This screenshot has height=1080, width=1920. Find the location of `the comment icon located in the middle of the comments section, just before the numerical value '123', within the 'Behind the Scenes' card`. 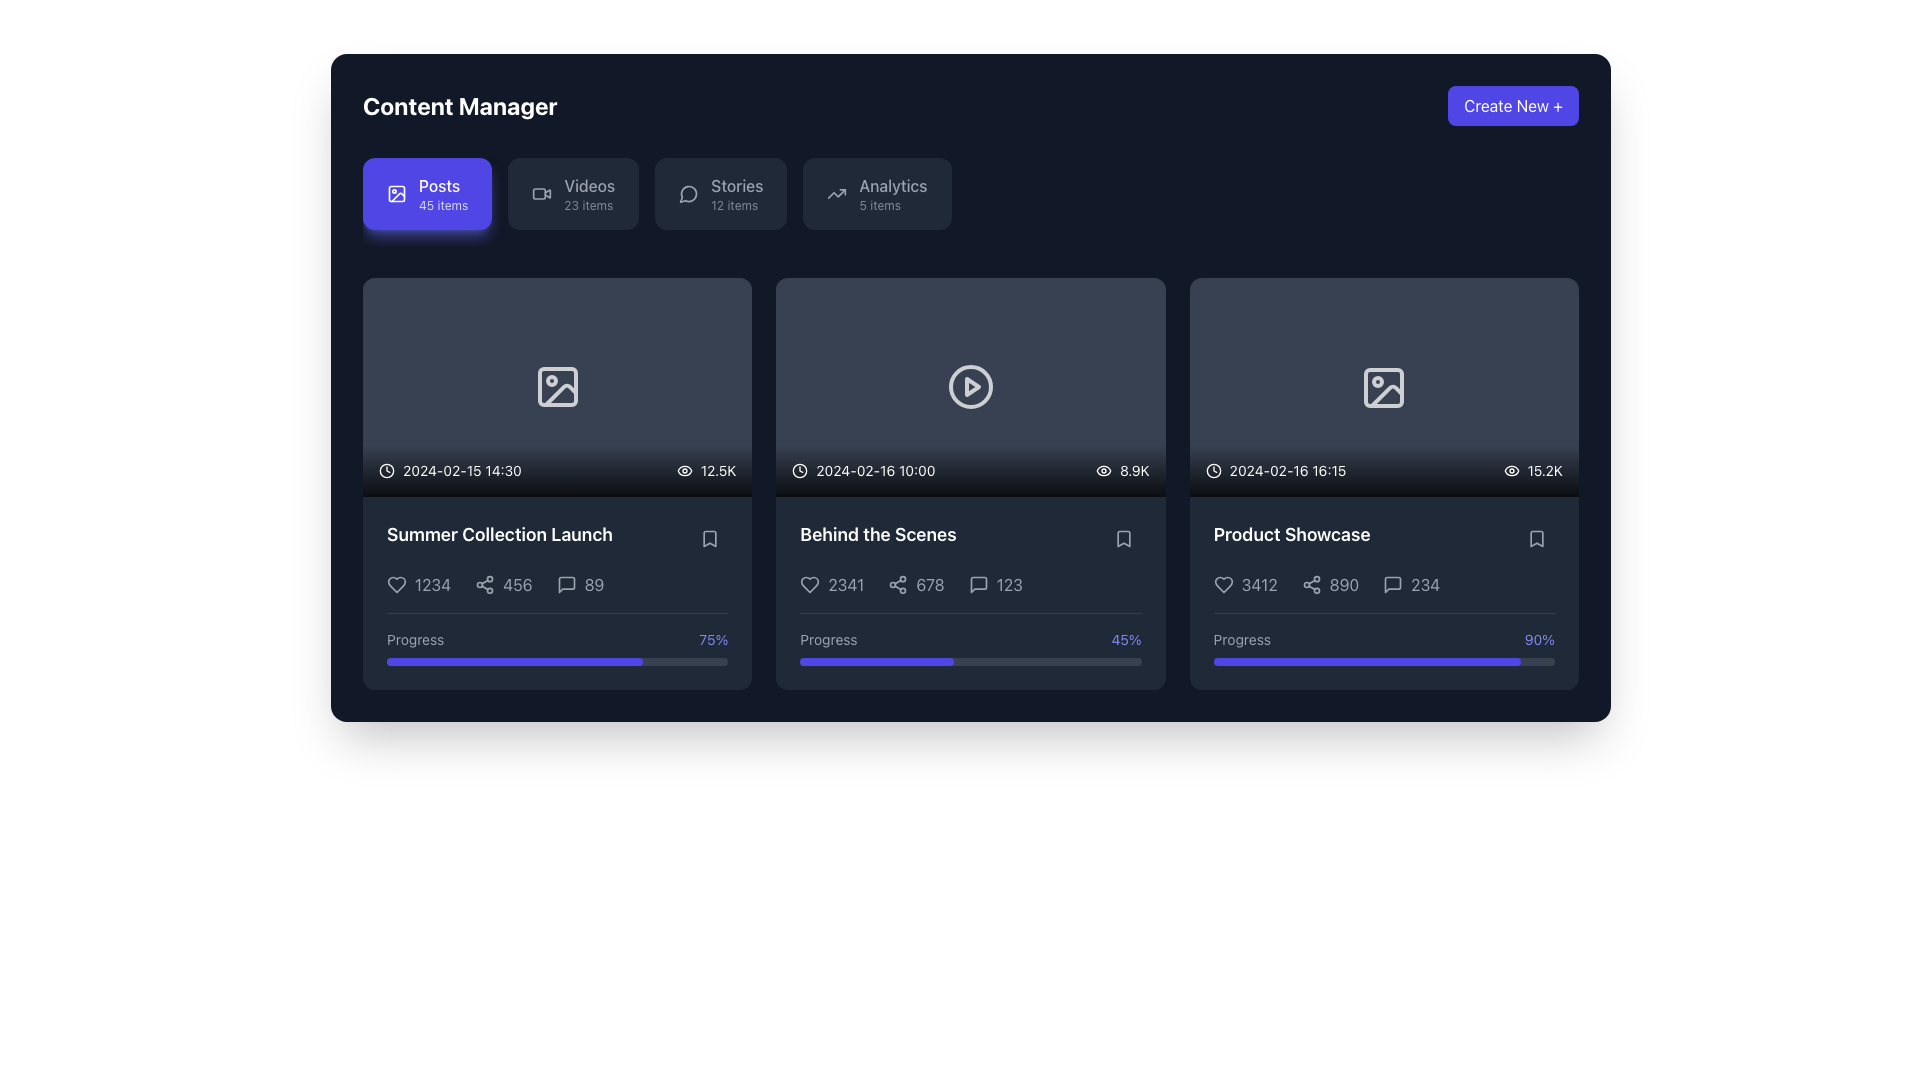

the comment icon located in the middle of the comments section, just before the numerical value '123', within the 'Behind the Scenes' card is located at coordinates (970, 592).